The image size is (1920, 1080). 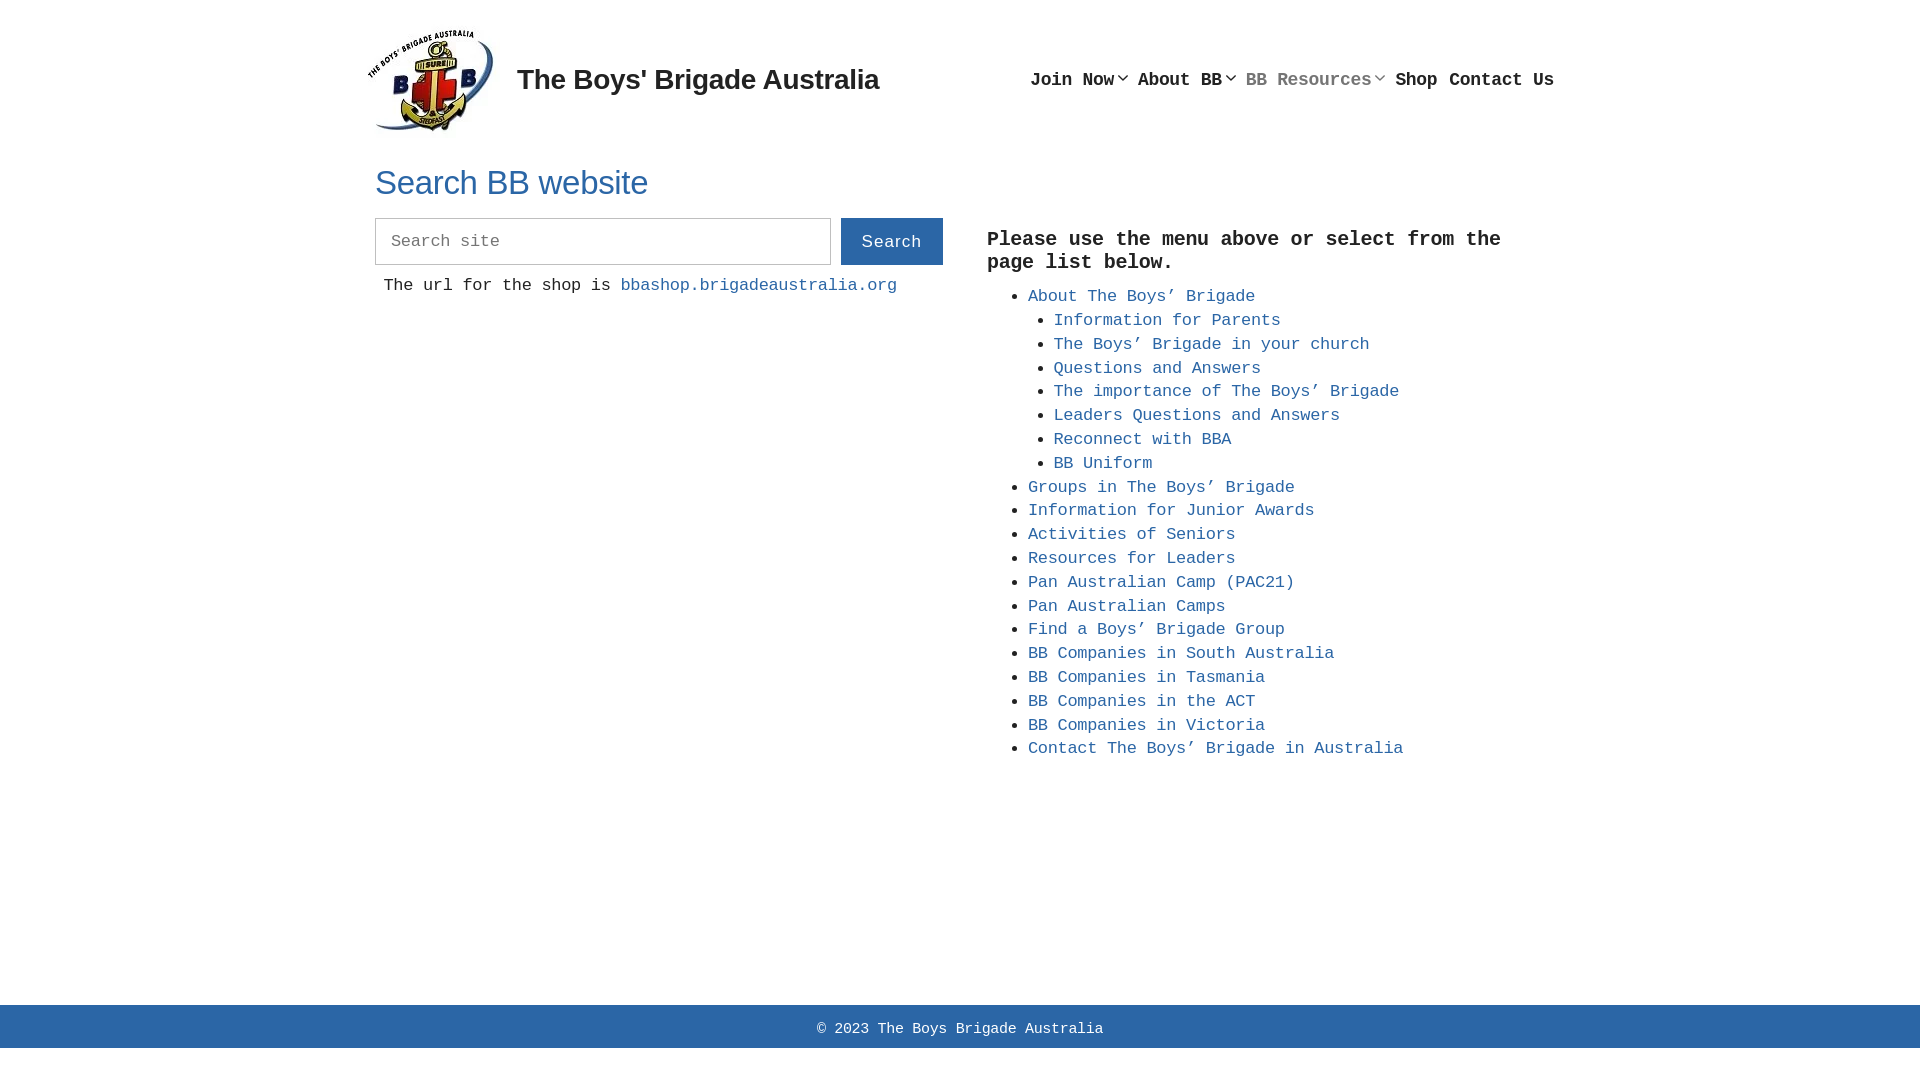 I want to click on 'The Boys' Brigade Australia', so click(x=697, y=78).